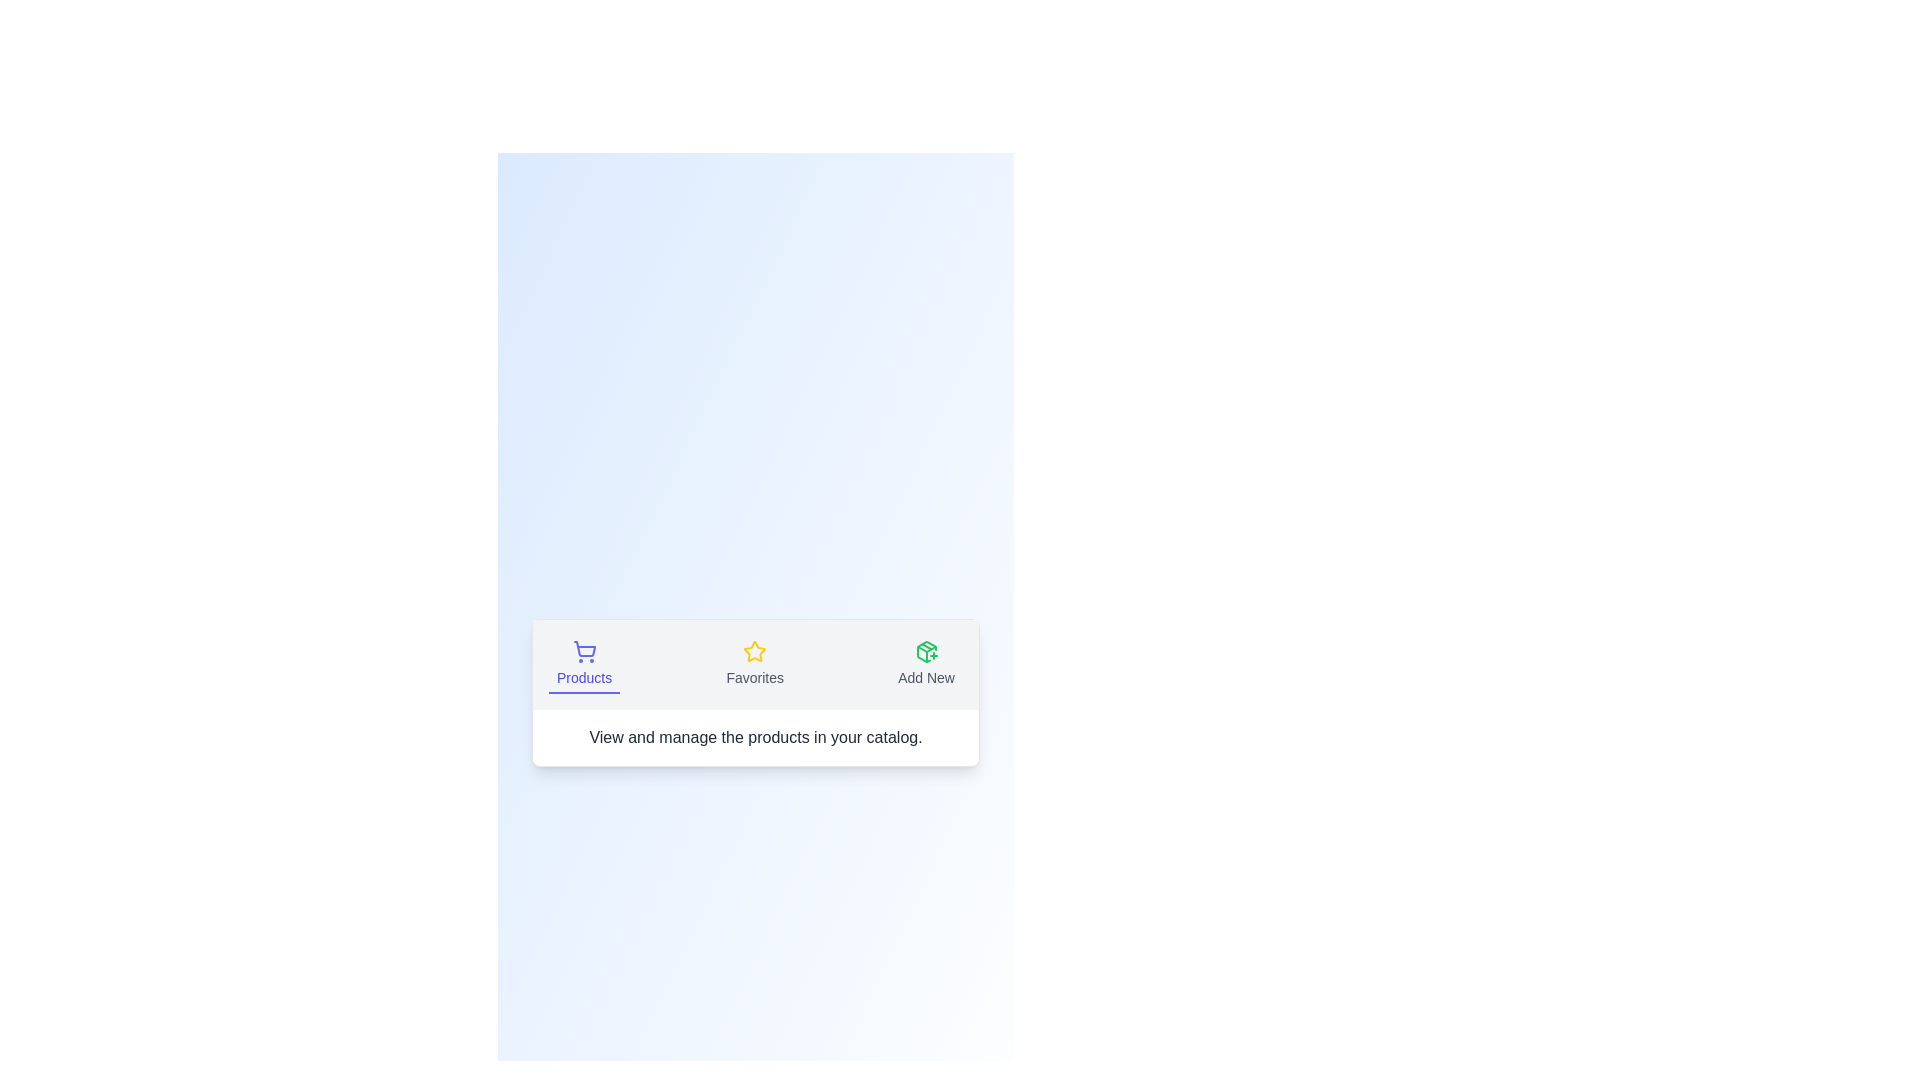 Image resolution: width=1920 pixels, height=1080 pixels. I want to click on the Add New tab, so click(925, 664).